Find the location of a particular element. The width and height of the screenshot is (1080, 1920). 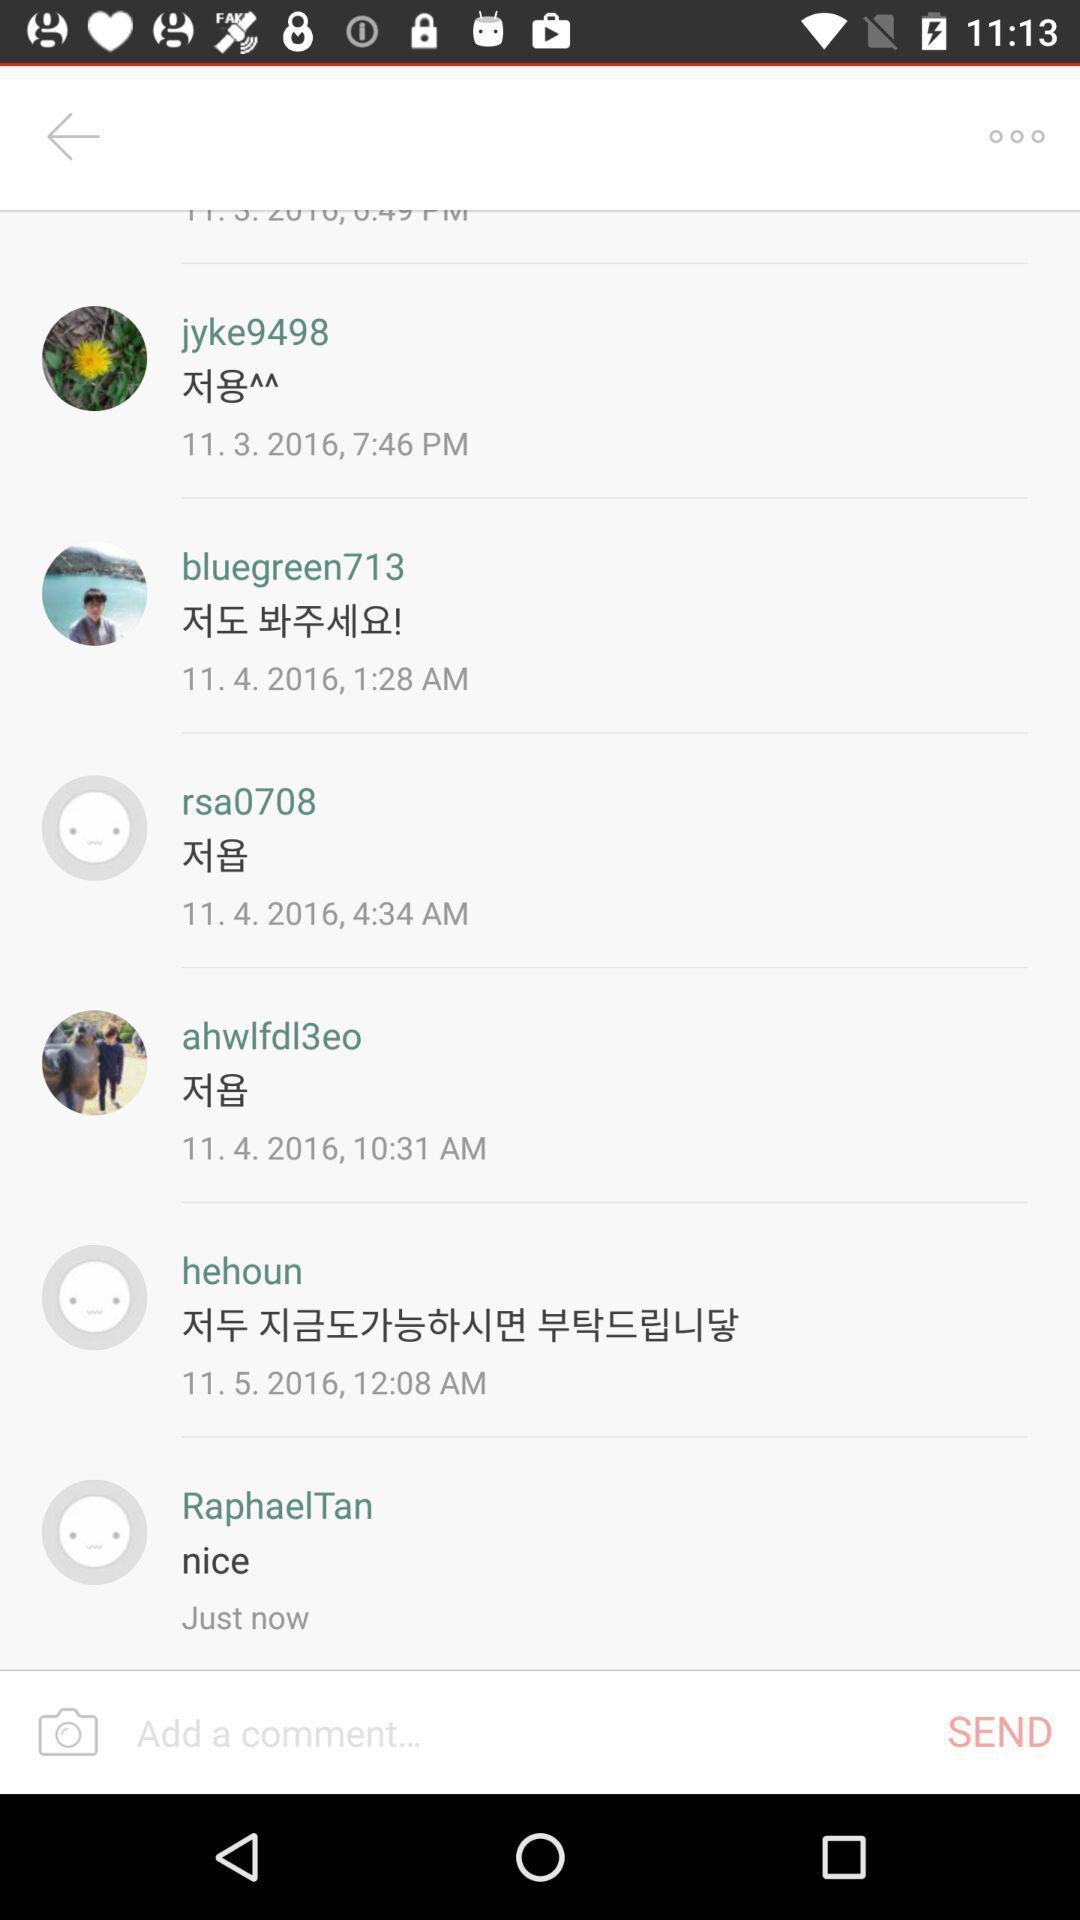

take a photo or image is located at coordinates (67, 1732).